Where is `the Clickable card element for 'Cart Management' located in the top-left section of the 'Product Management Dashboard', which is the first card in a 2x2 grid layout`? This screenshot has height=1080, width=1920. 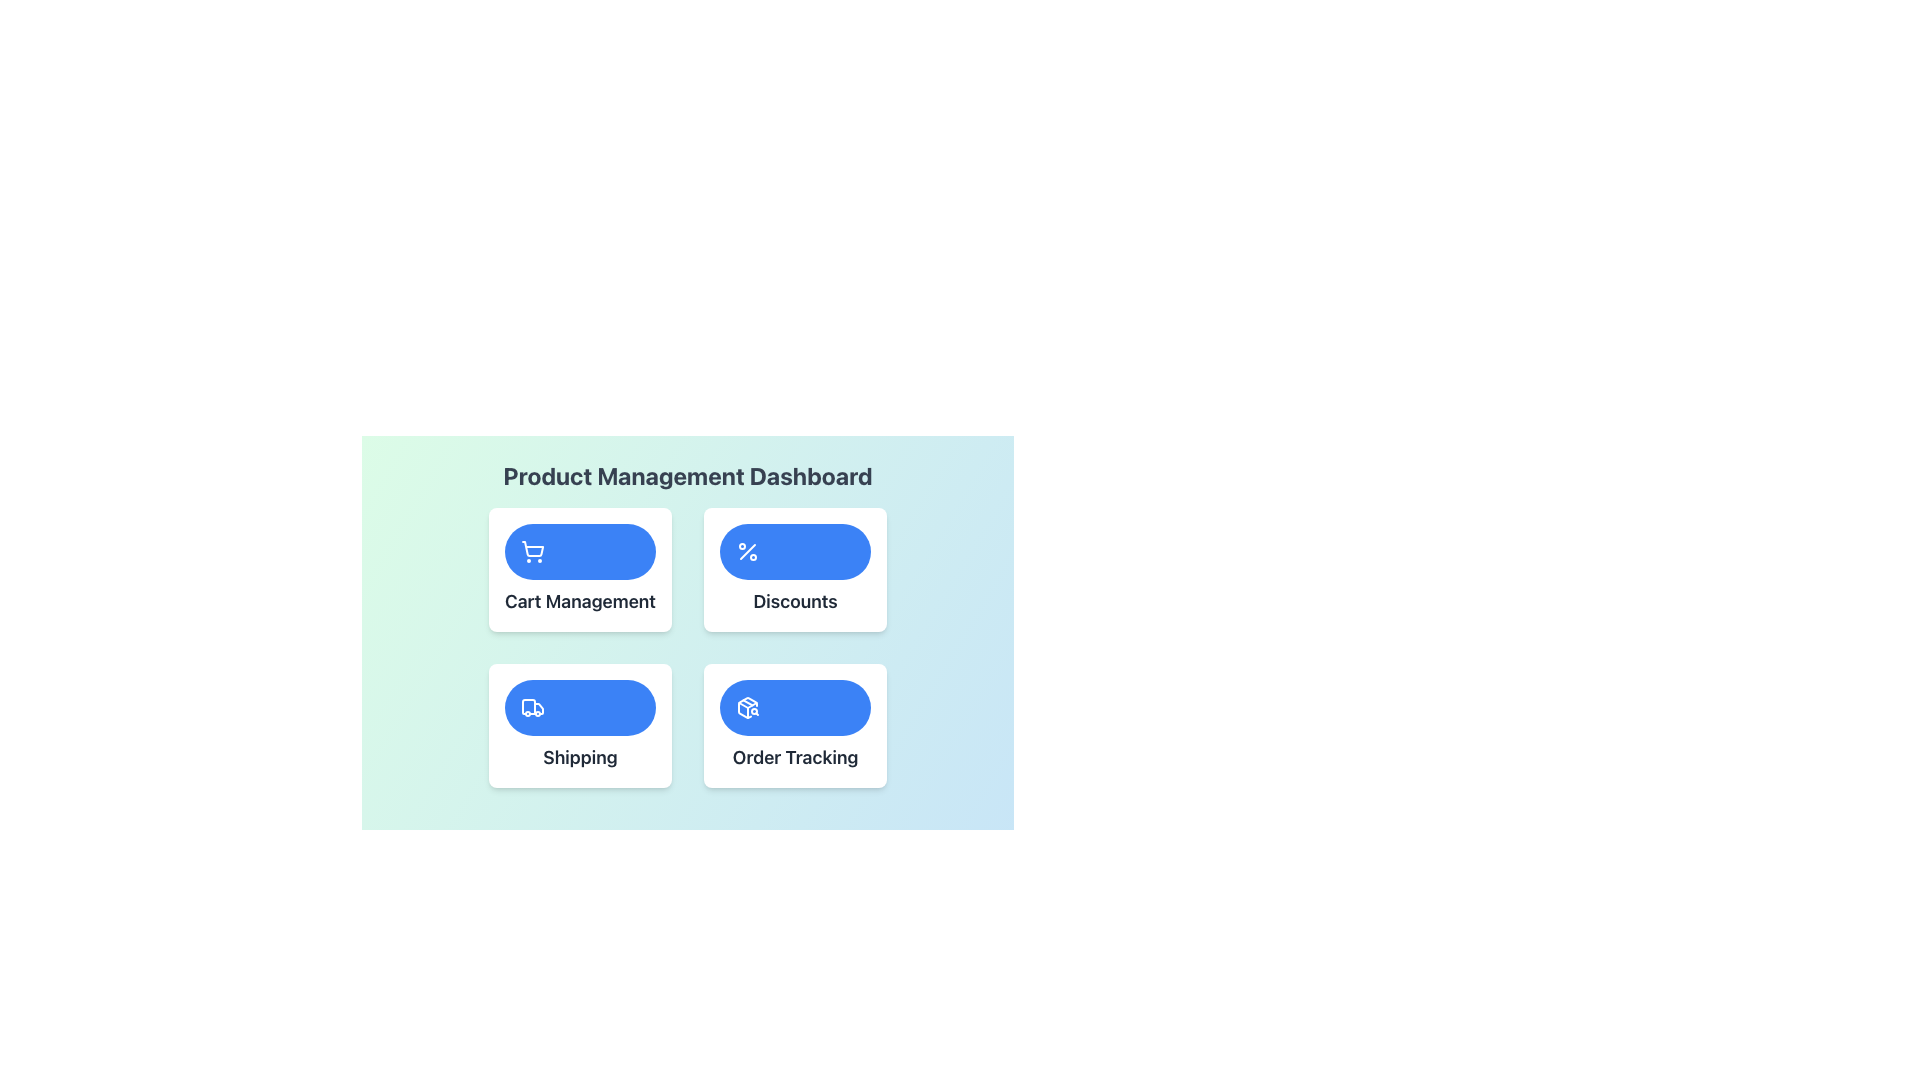
the Clickable card element for 'Cart Management' located in the top-left section of the 'Product Management Dashboard', which is the first card in a 2x2 grid layout is located at coordinates (579, 570).